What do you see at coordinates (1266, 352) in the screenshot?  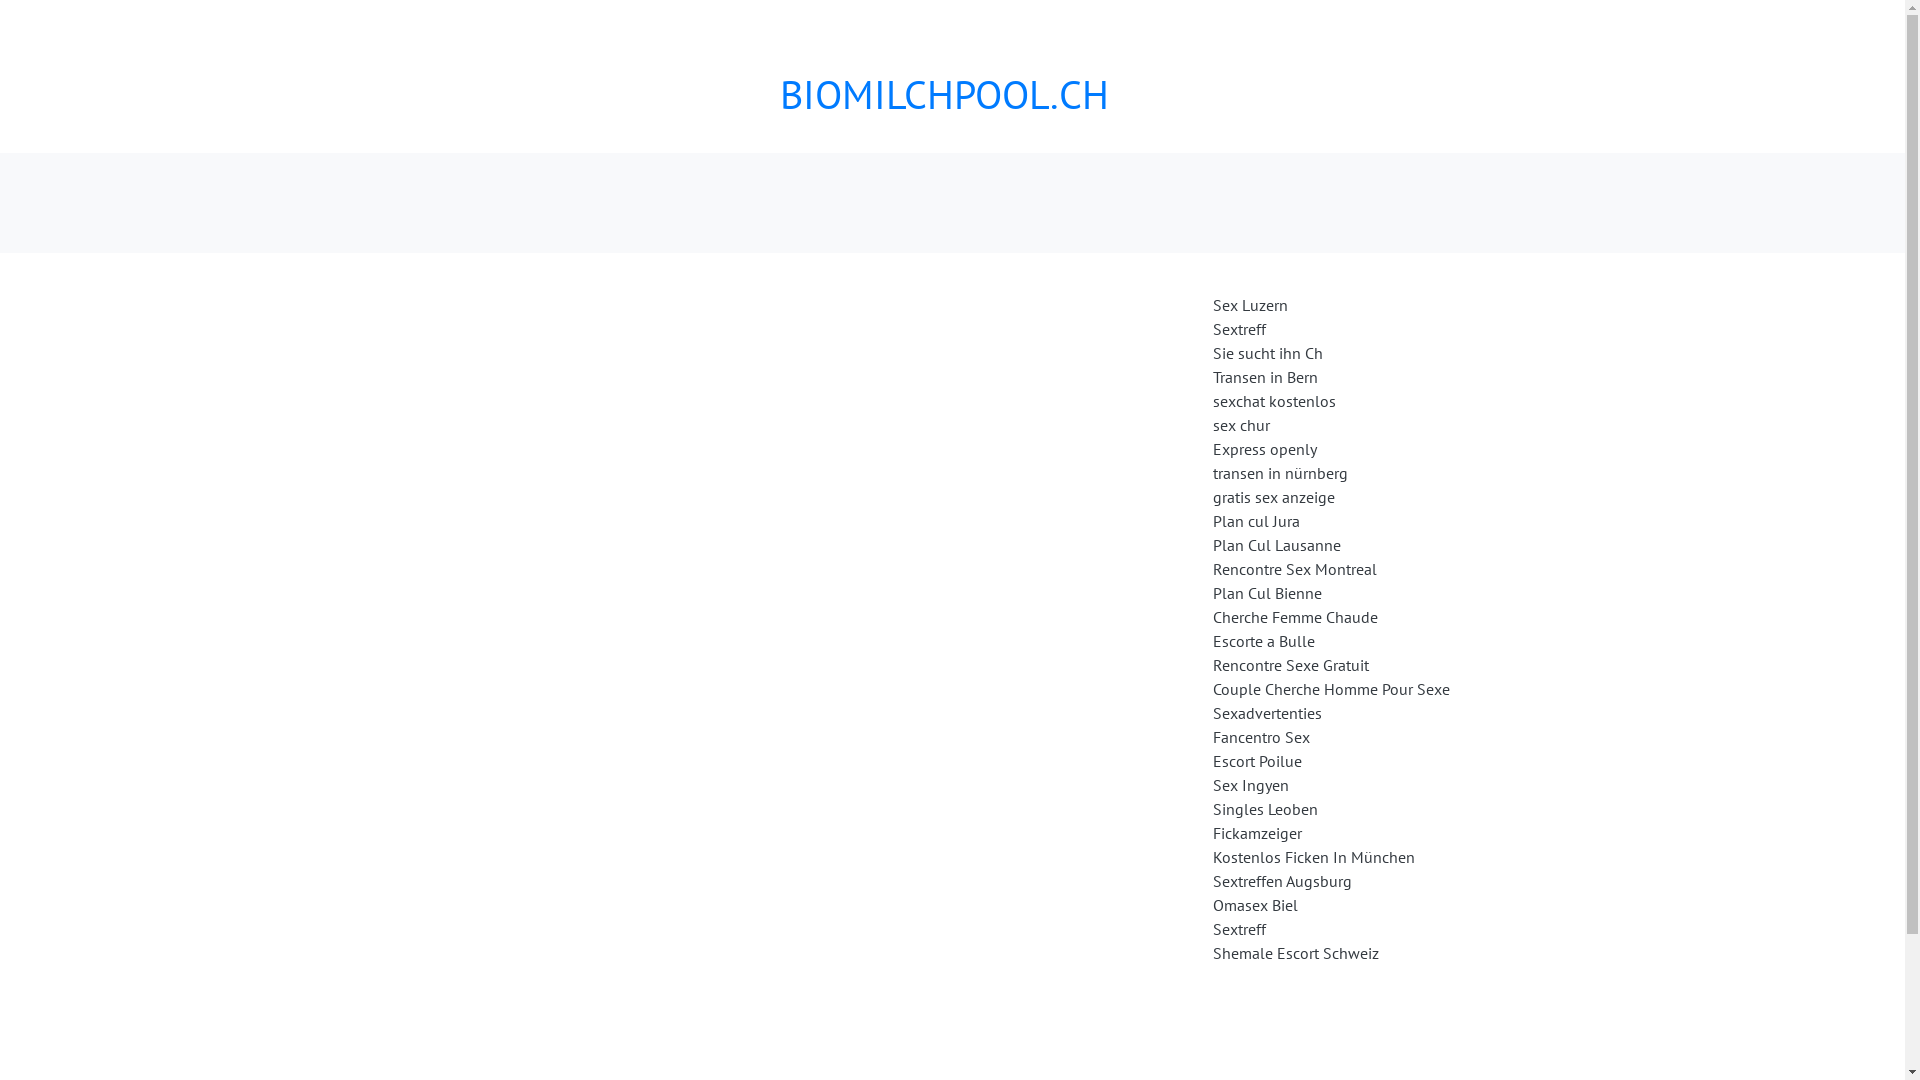 I see `'Sie sucht ihn Ch'` at bounding box center [1266, 352].